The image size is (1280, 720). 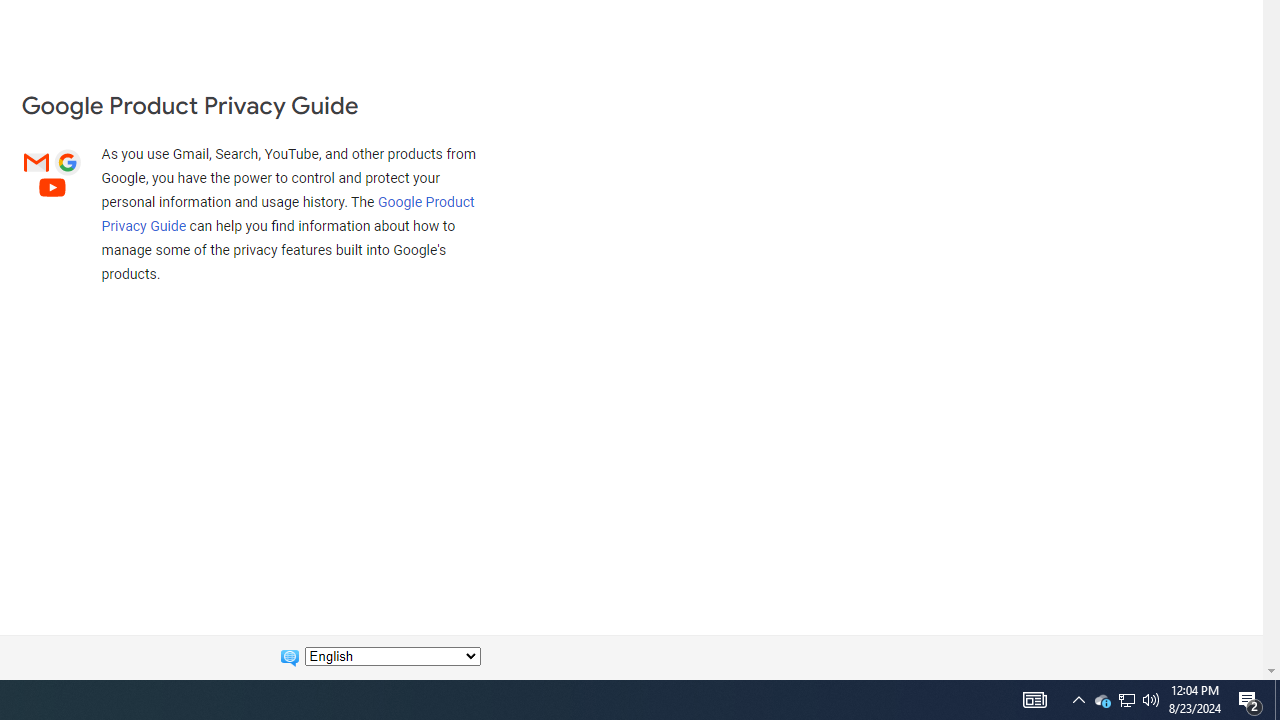 What do you see at coordinates (287, 213) in the screenshot?
I see `'Google Product Privacy Guide'` at bounding box center [287, 213].